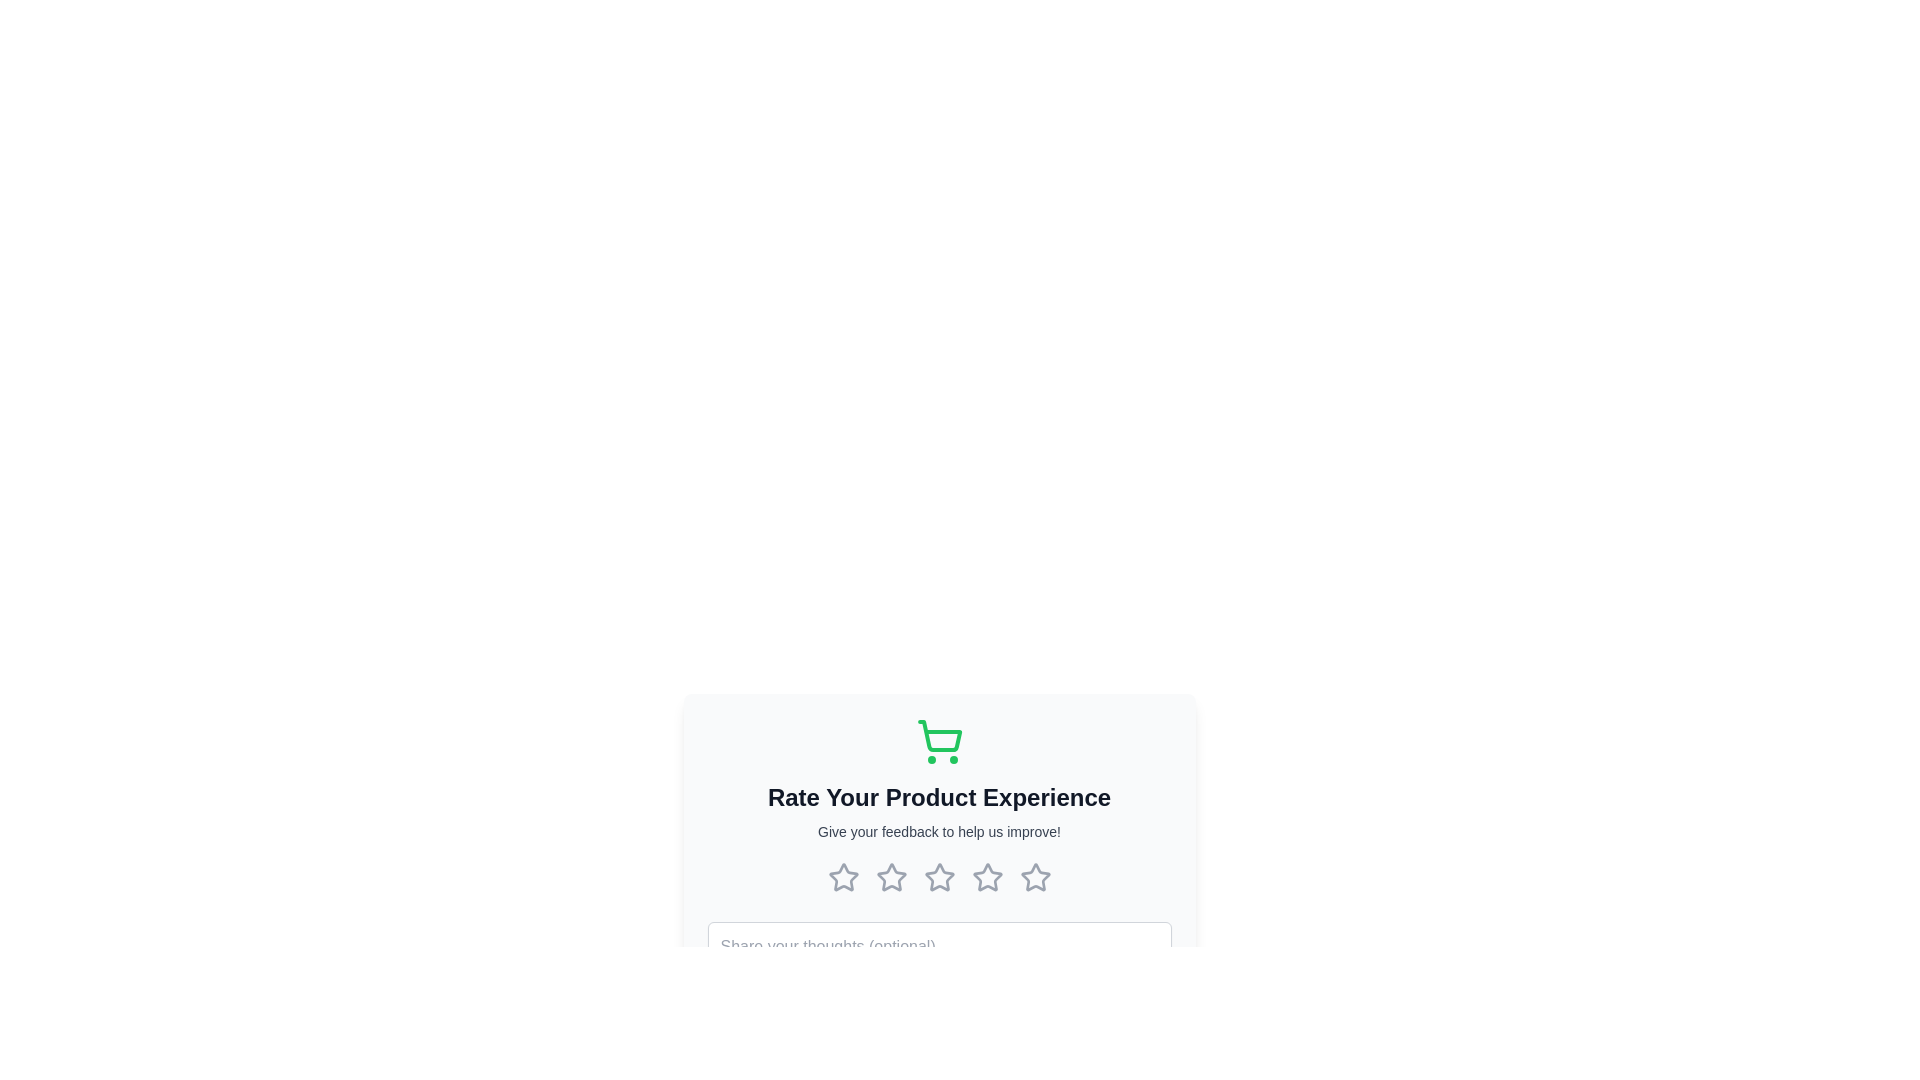 Image resolution: width=1920 pixels, height=1080 pixels. What do you see at coordinates (987, 876) in the screenshot?
I see `the fourth star icon in the rating control` at bounding box center [987, 876].